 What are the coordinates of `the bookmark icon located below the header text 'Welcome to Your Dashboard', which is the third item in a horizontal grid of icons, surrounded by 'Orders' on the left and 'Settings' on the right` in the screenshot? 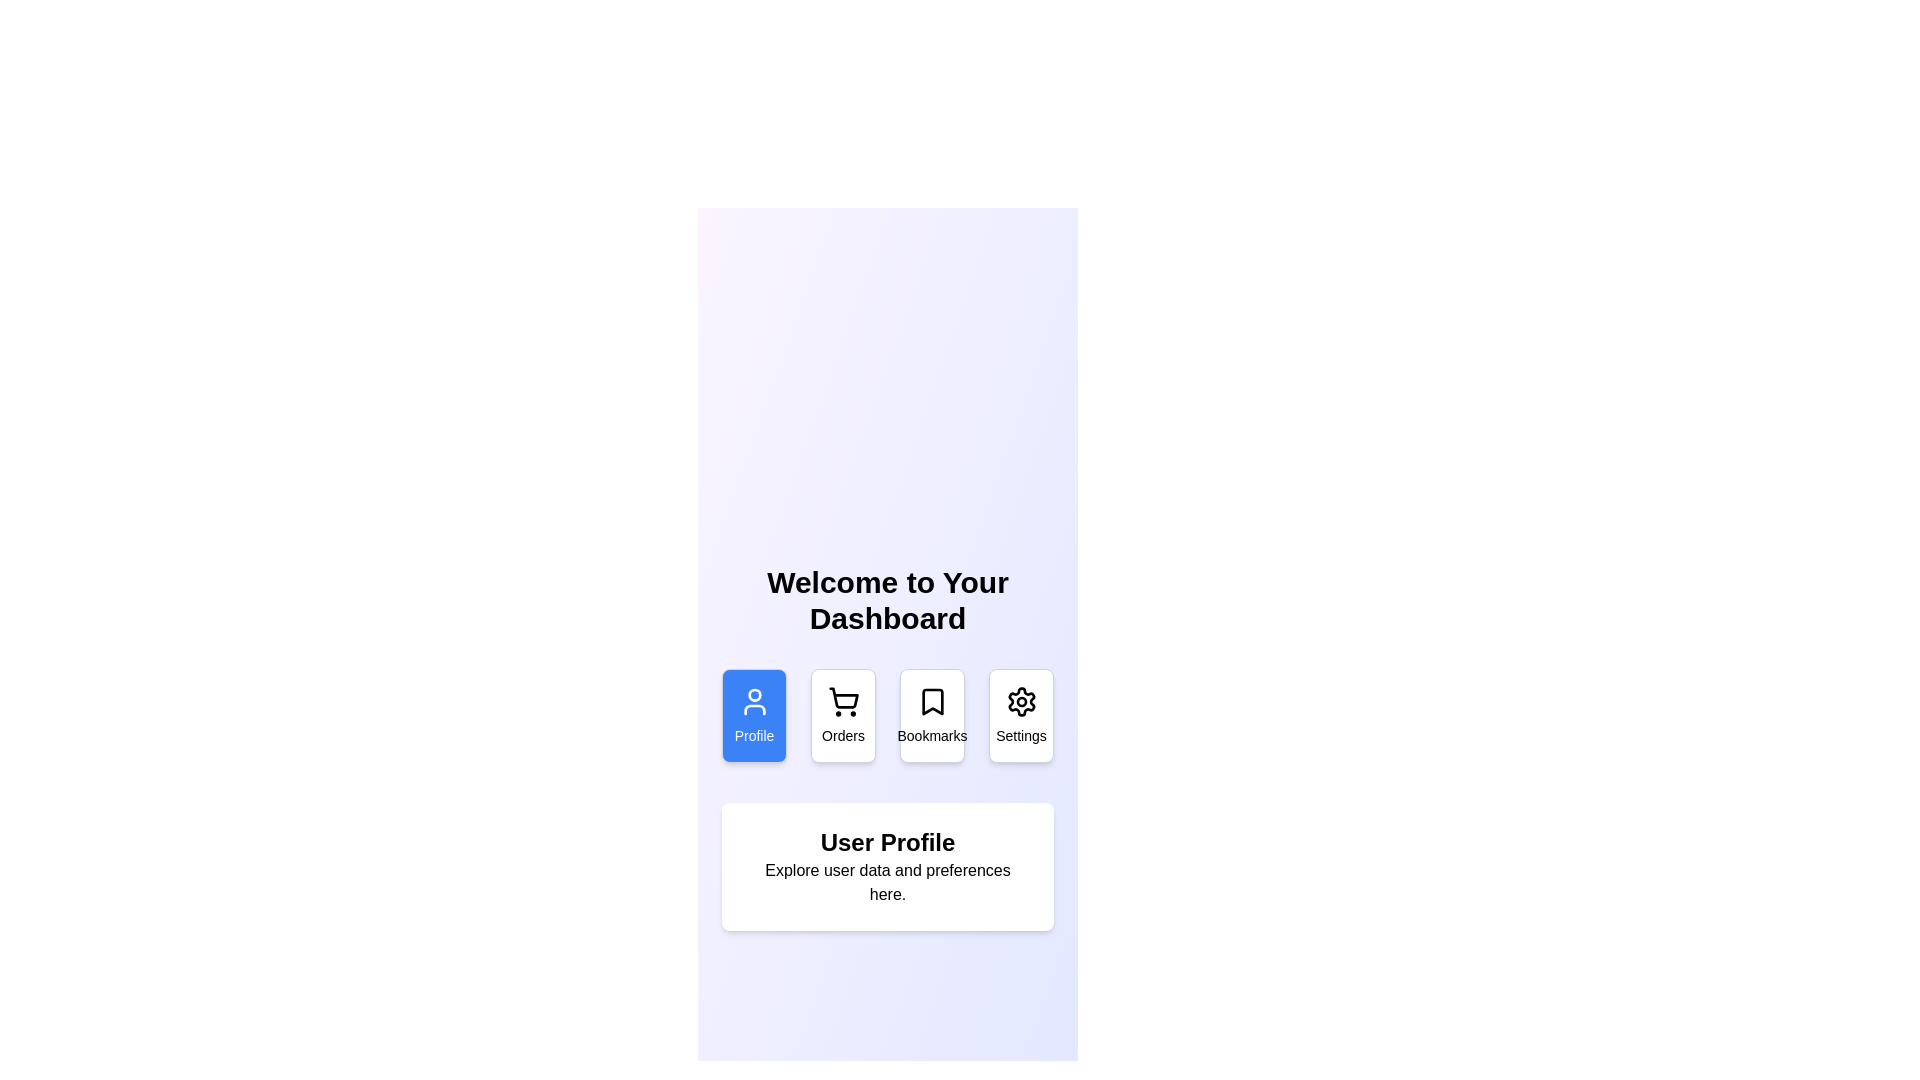 It's located at (931, 701).